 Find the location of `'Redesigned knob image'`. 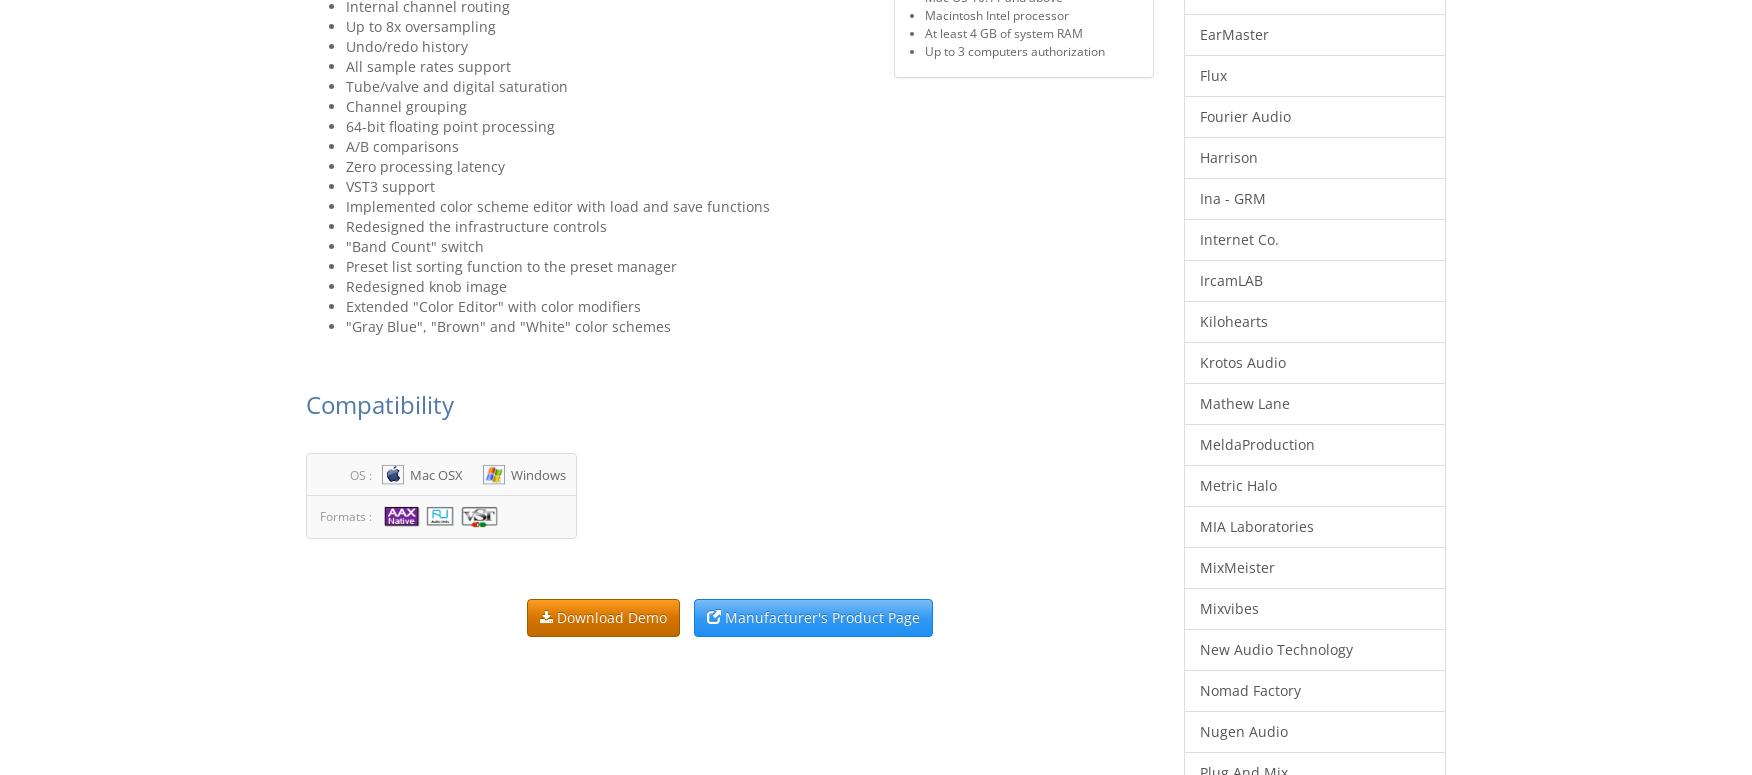

'Redesigned knob image' is located at coordinates (425, 285).